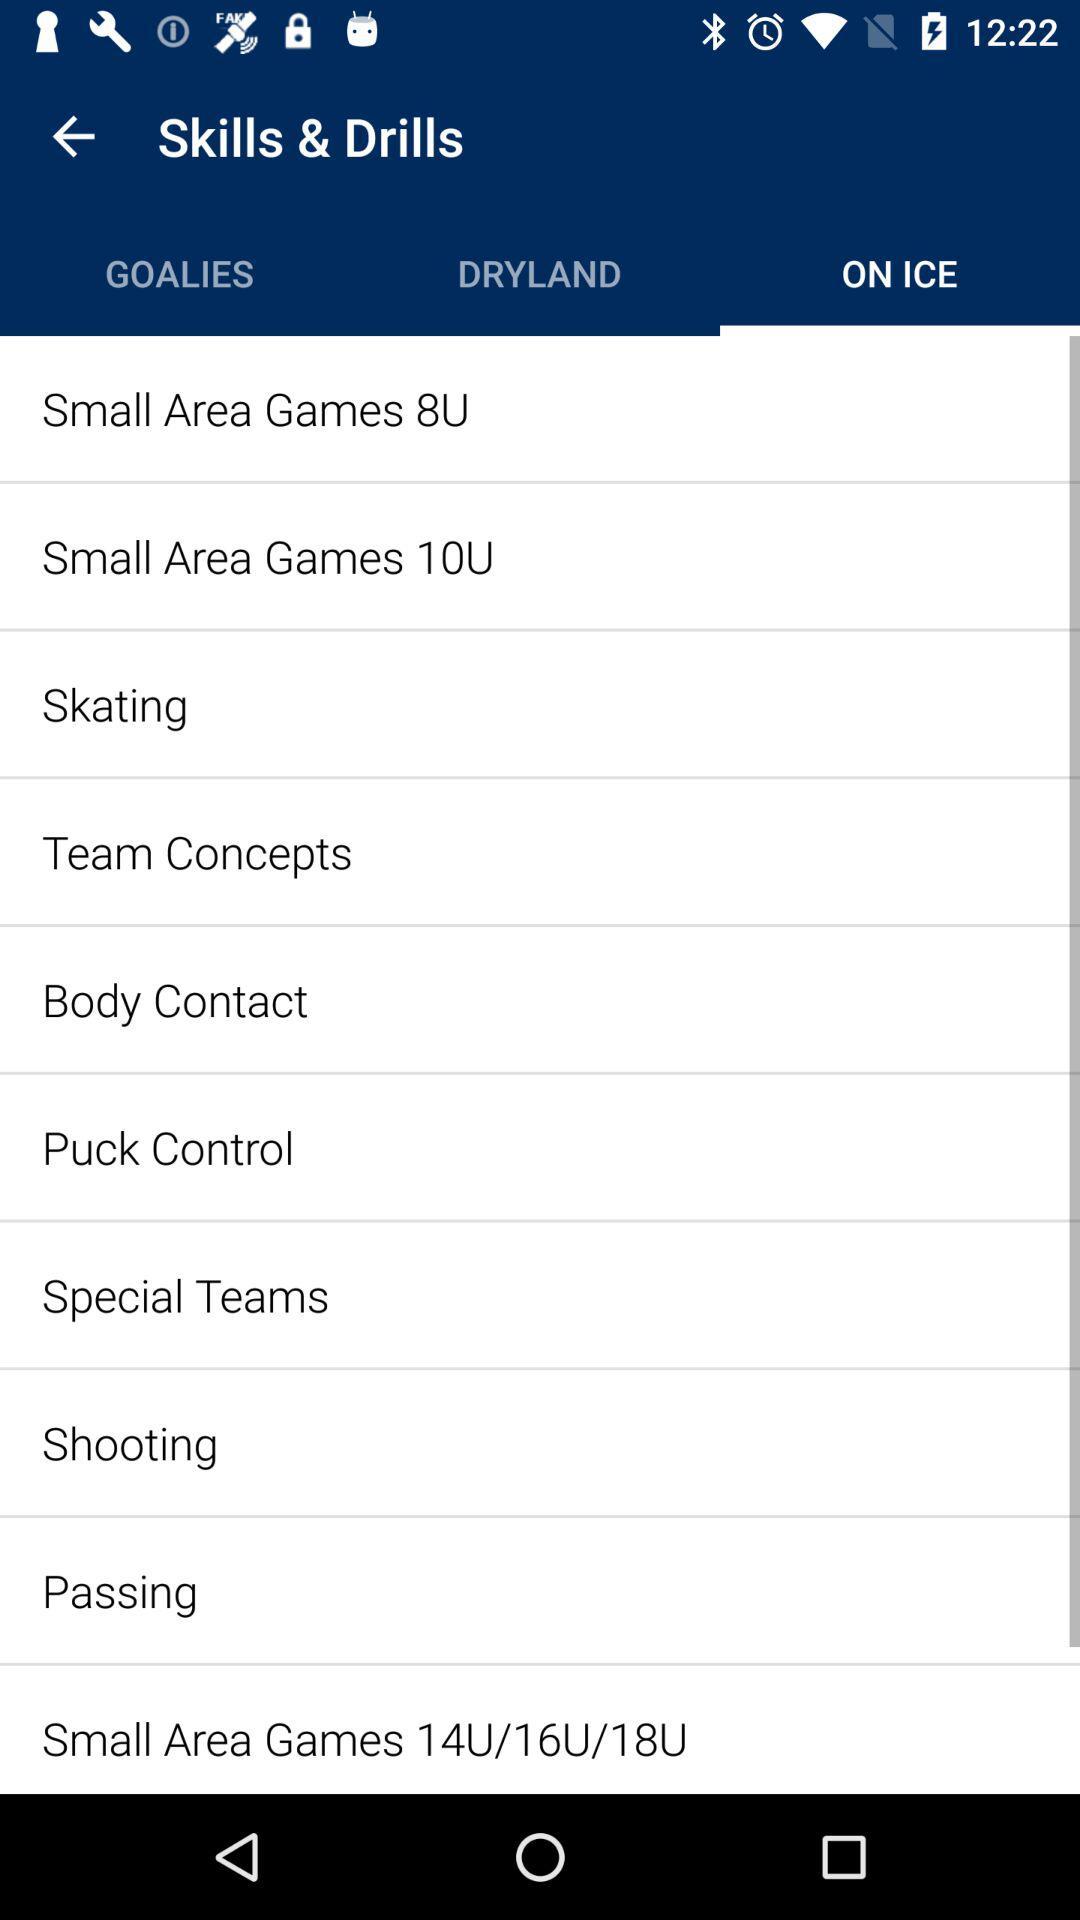 This screenshot has width=1080, height=1920. I want to click on special teams icon, so click(540, 1294).